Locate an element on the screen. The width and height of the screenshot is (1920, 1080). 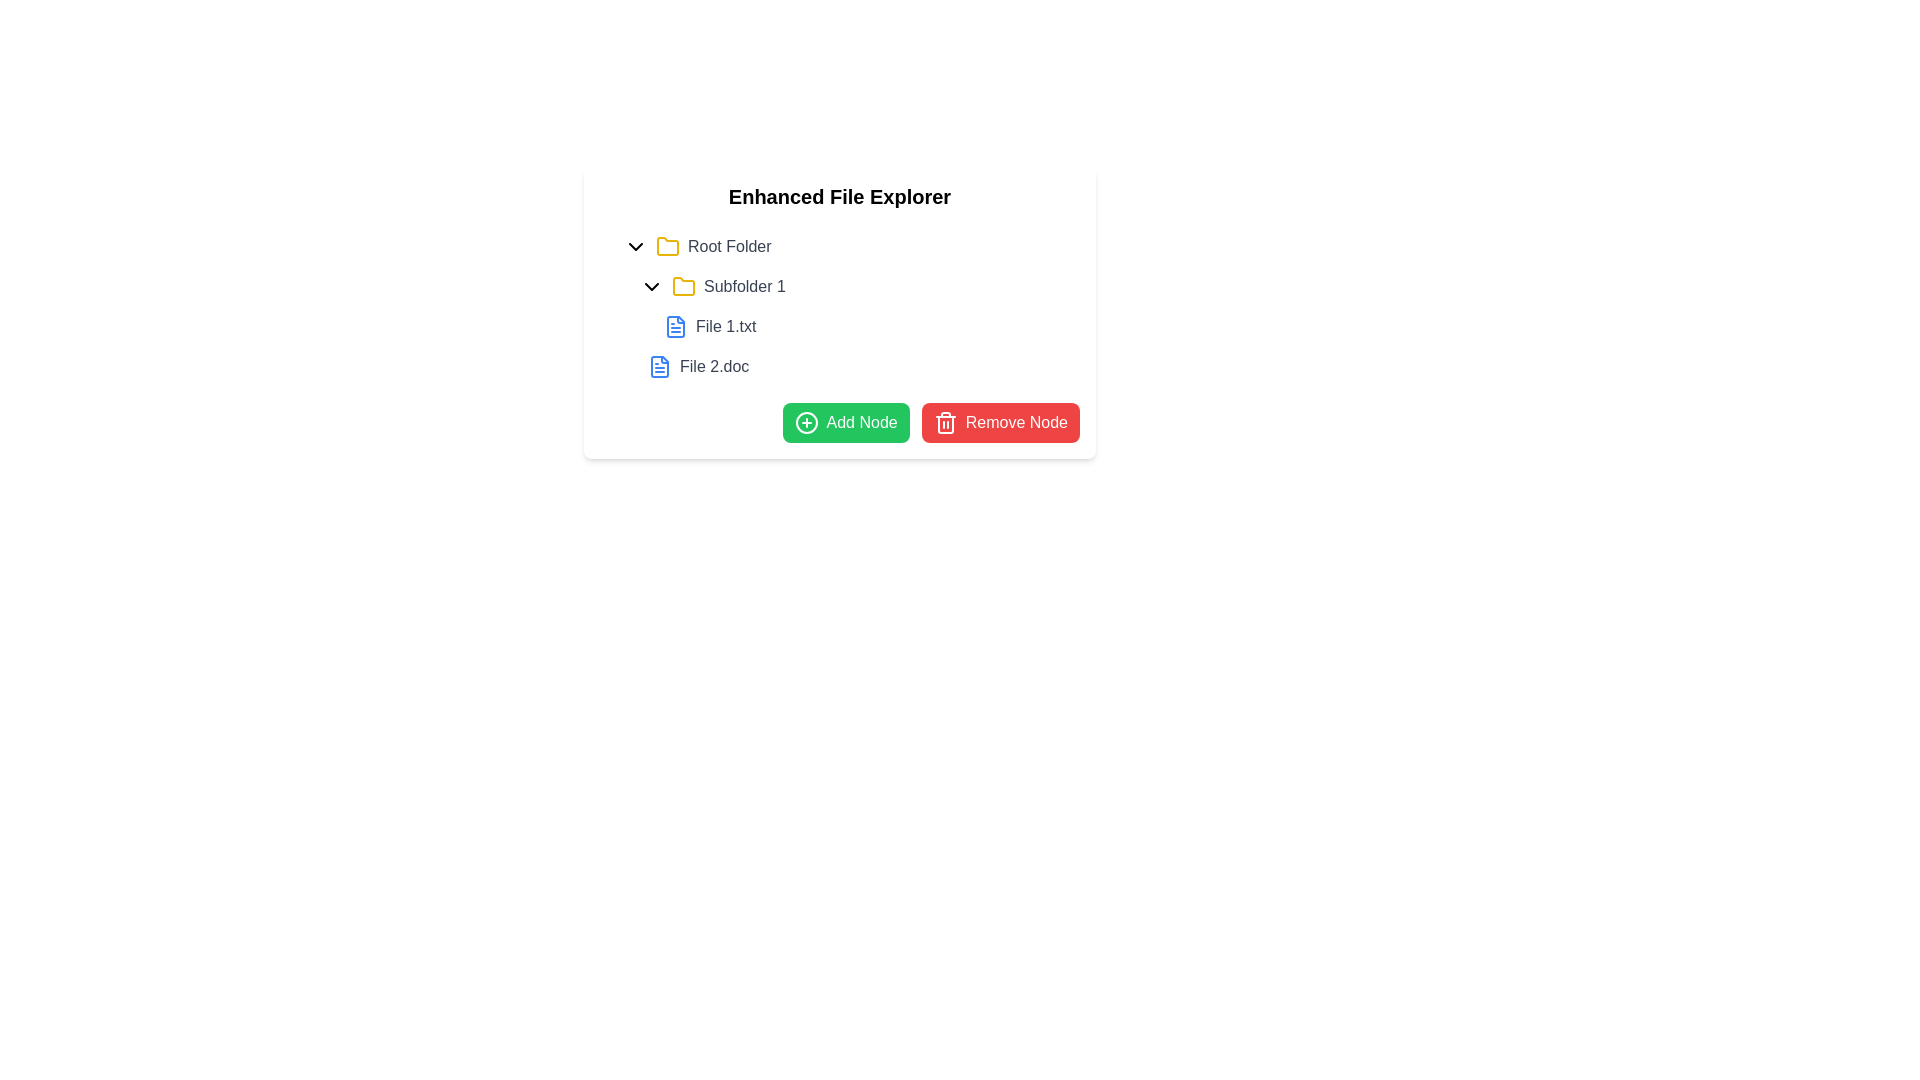
the 'Add Node' button located at the bottom right corner of the 'Enhanced File Explorer' interface is located at coordinates (840, 422).